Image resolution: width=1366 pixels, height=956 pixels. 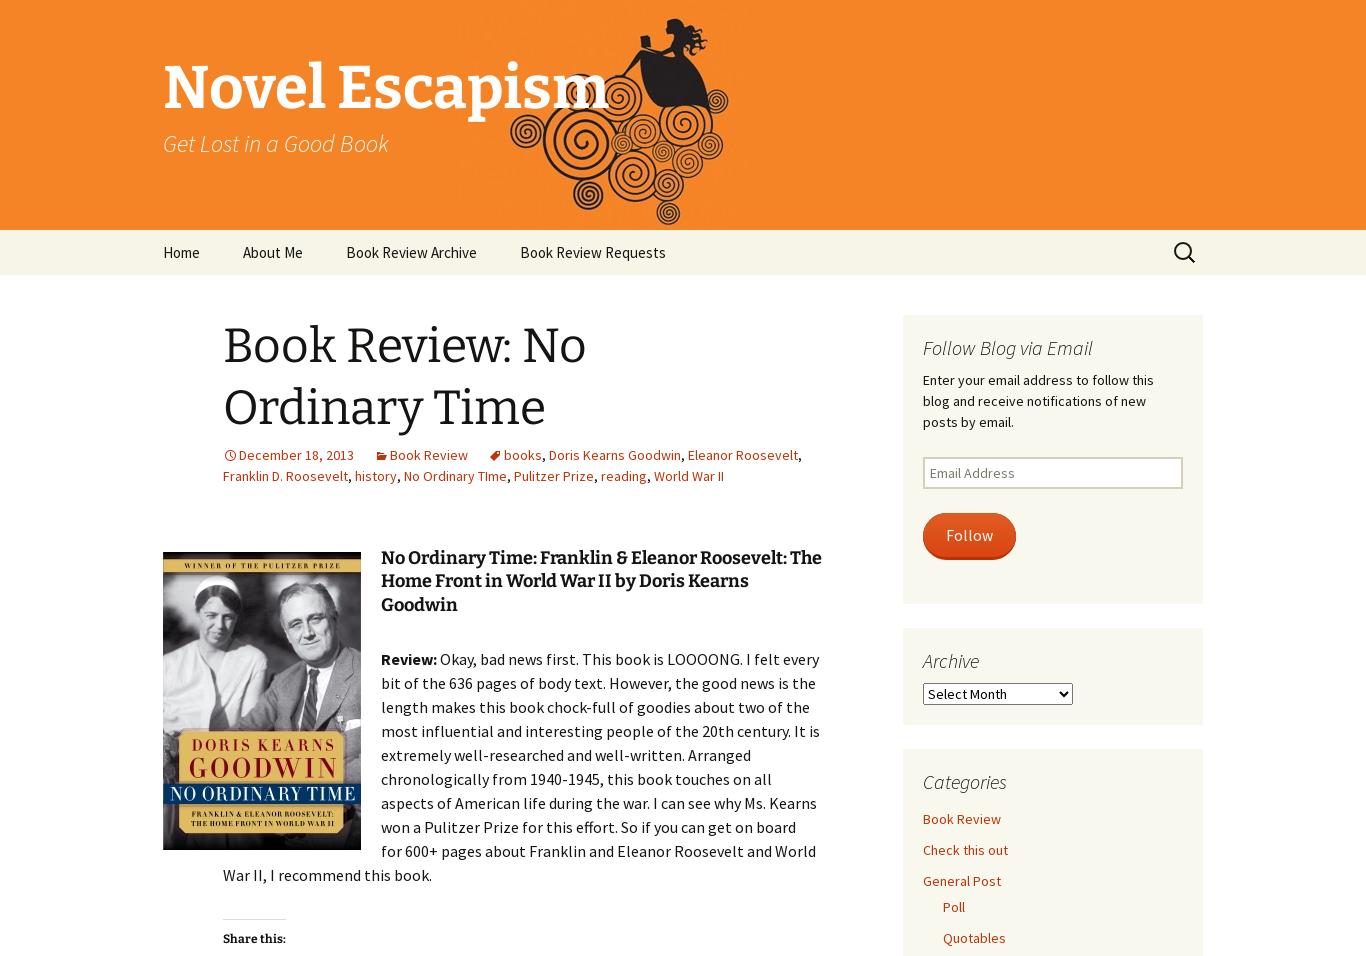 I want to click on 'December 18, 2013', so click(x=296, y=454).